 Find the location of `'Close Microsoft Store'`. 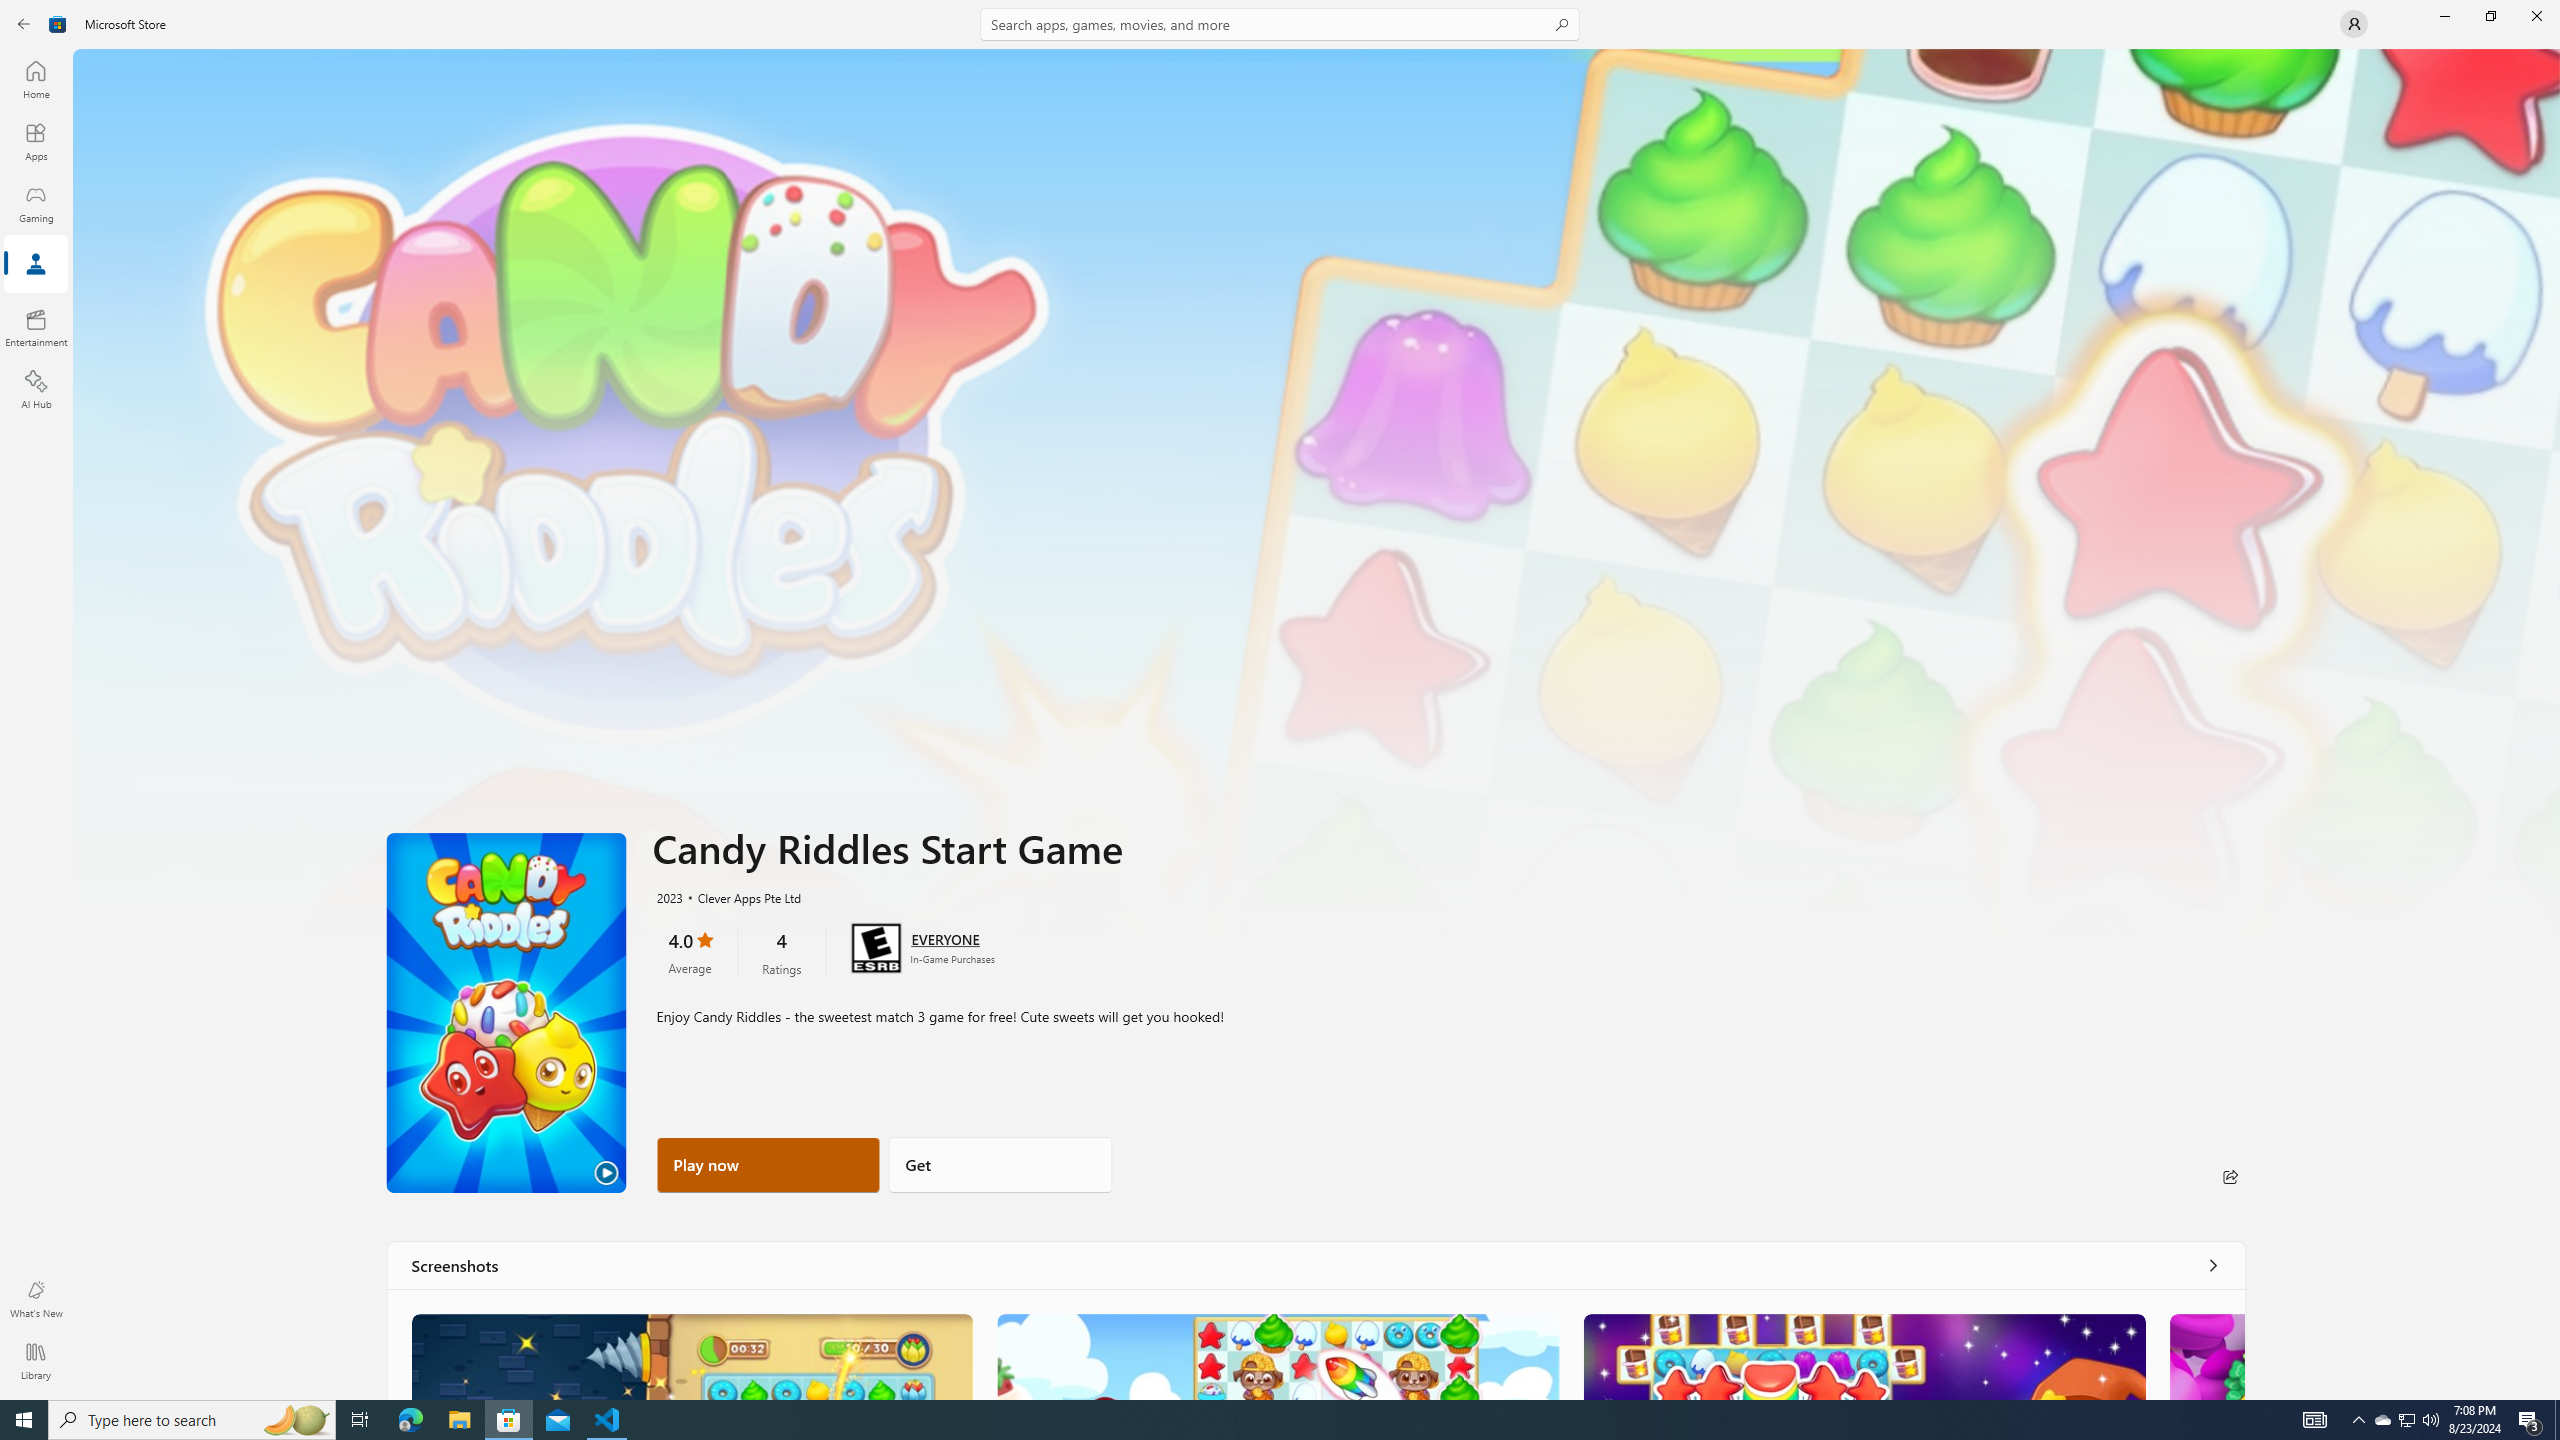

'Close Microsoft Store' is located at coordinates (2535, 15).